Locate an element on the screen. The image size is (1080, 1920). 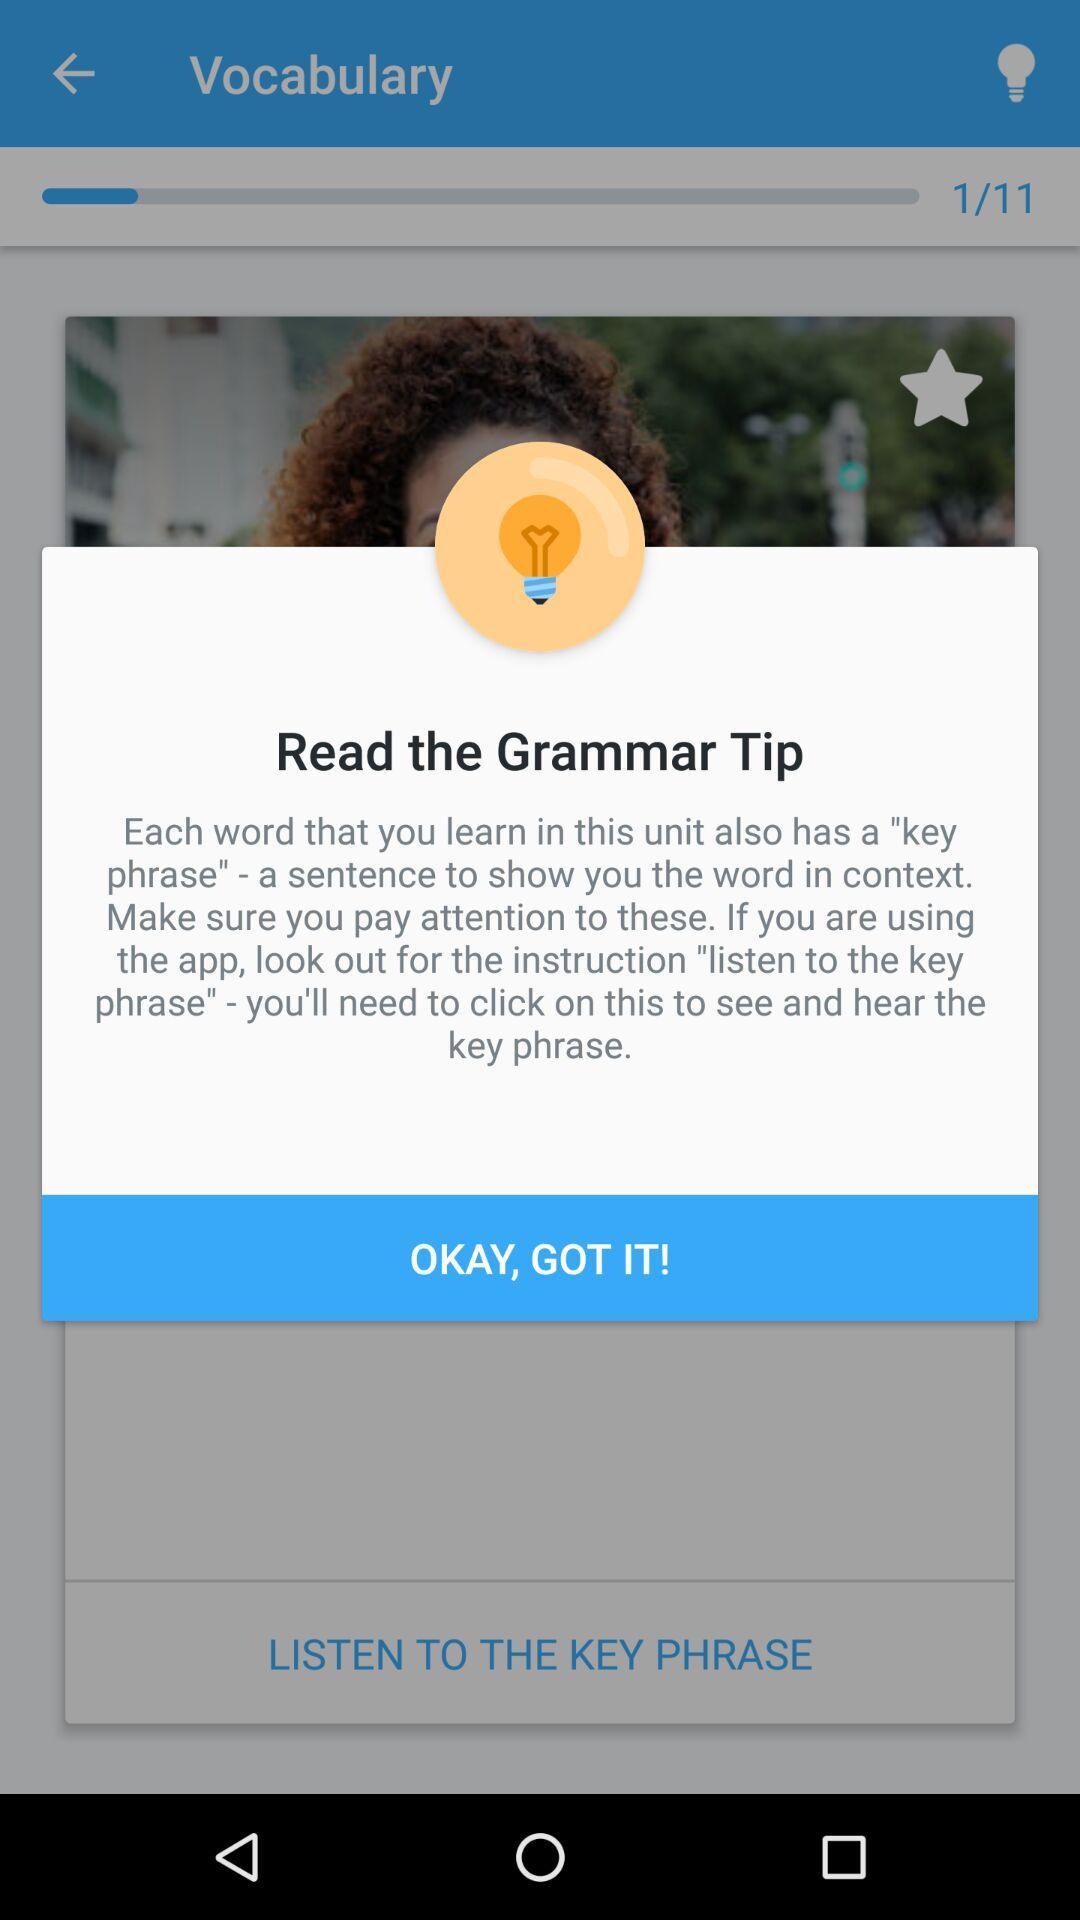
the icon below each word that is located at coordinates (540, 1256).